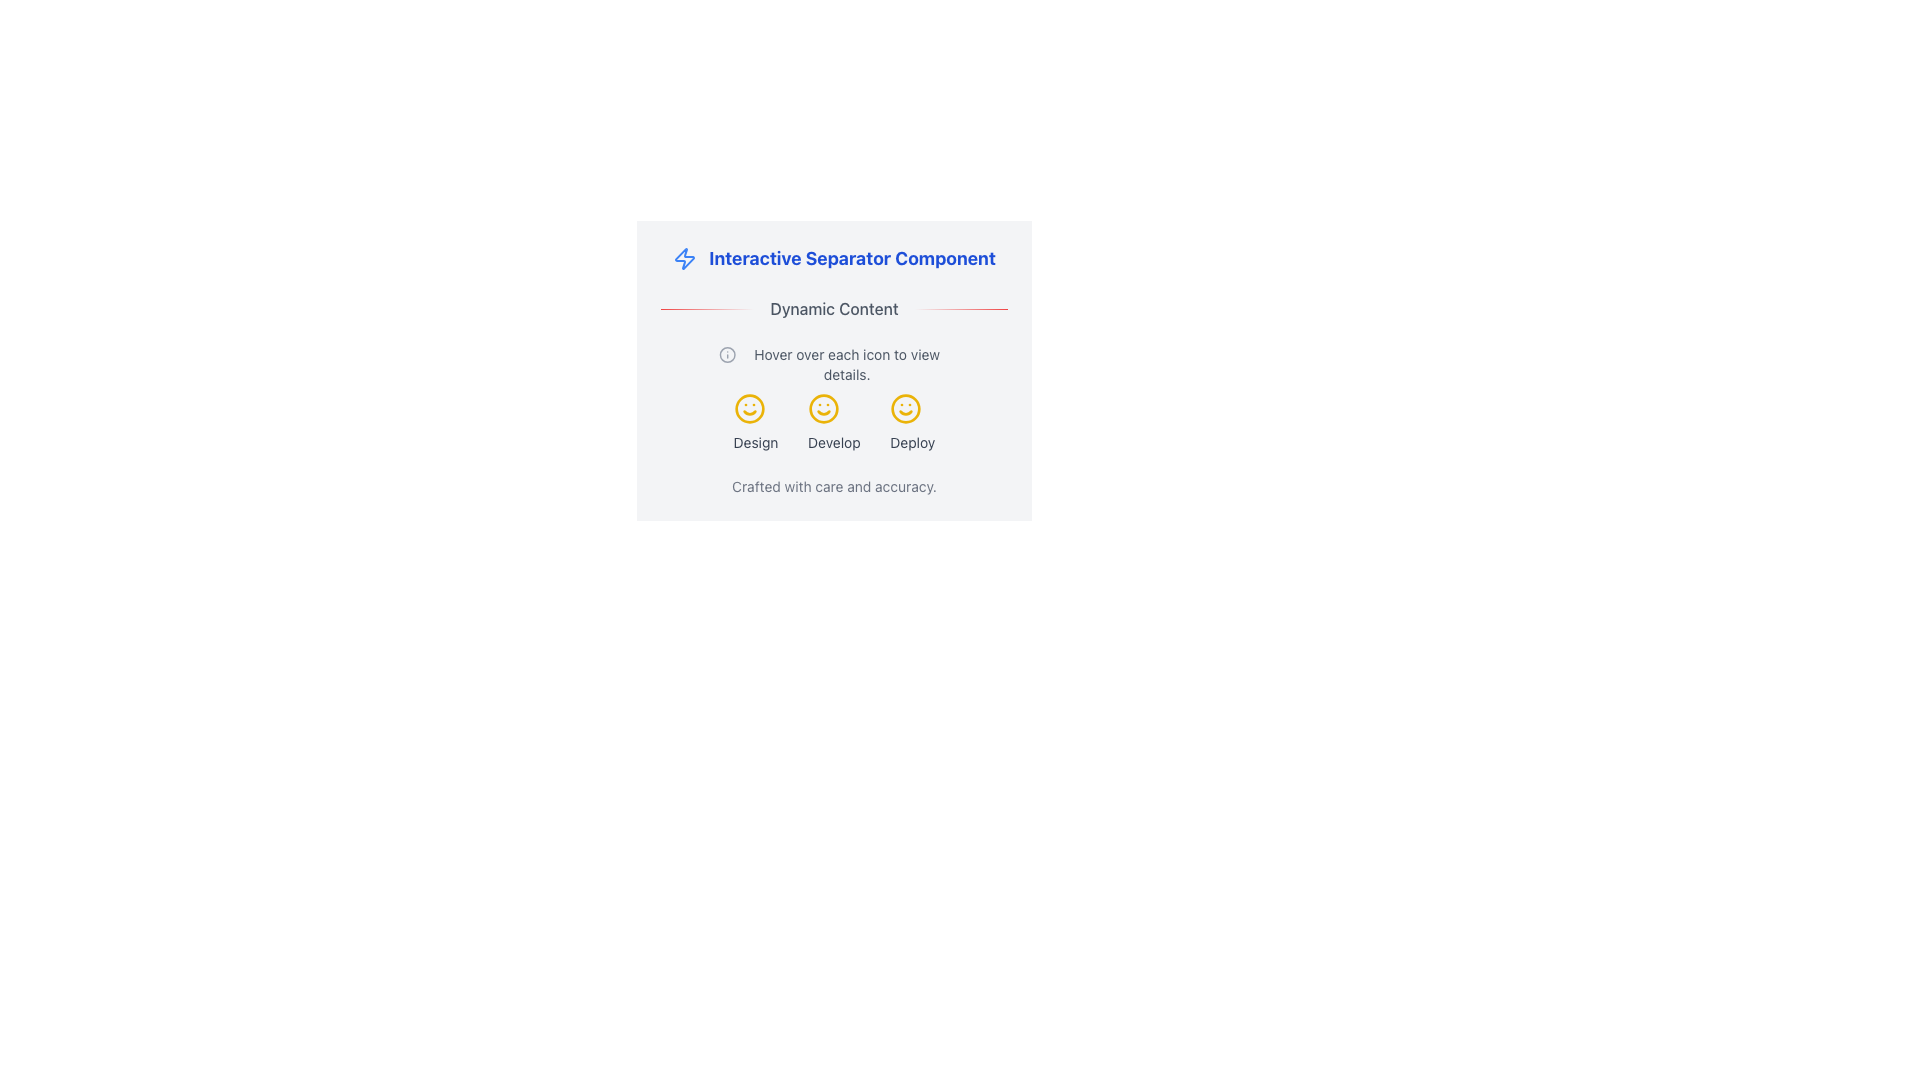  I want to click on the text label that serves as a title or heading, positioned below a graphical separator line and to the right of a lightning bolt icon, so click(852, 257).